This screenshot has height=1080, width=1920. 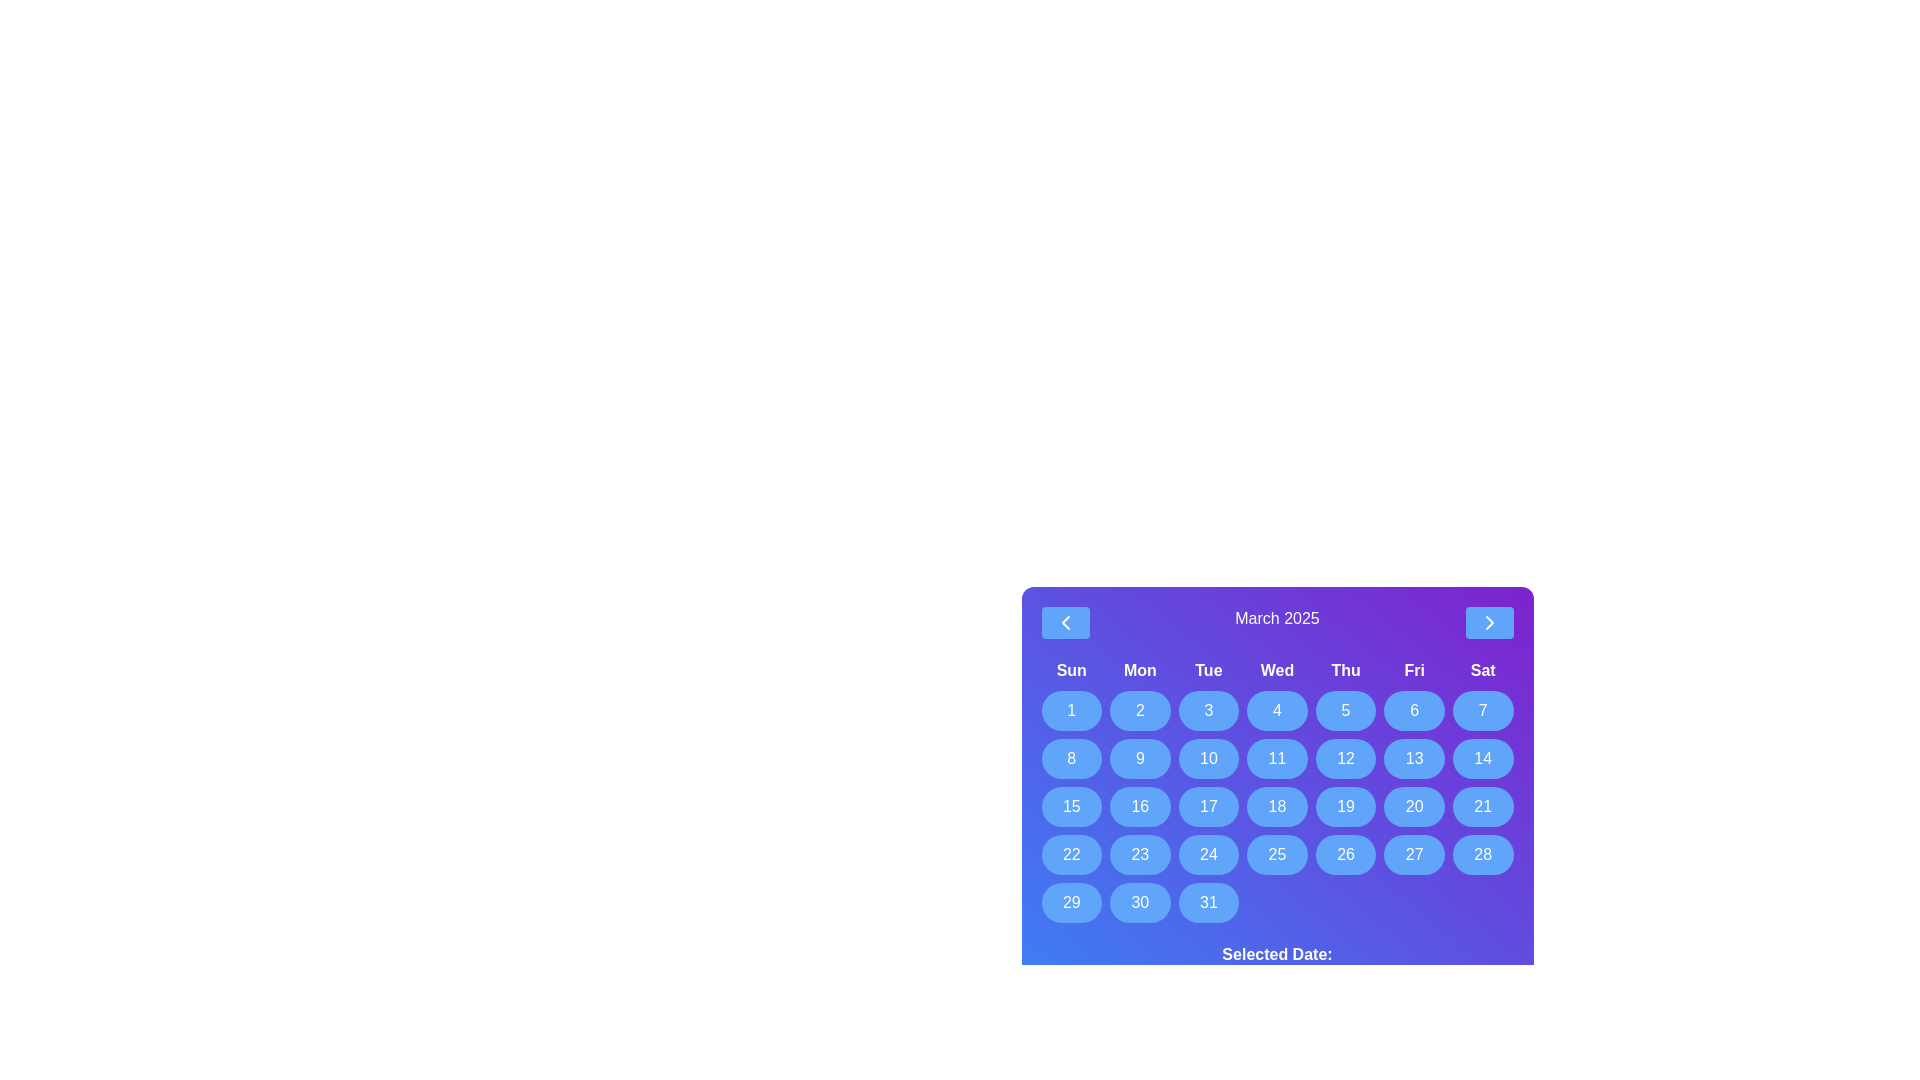 I want to click on the circular blue button labeled '2' in the calendar interface, so click(x=1140, y=709).